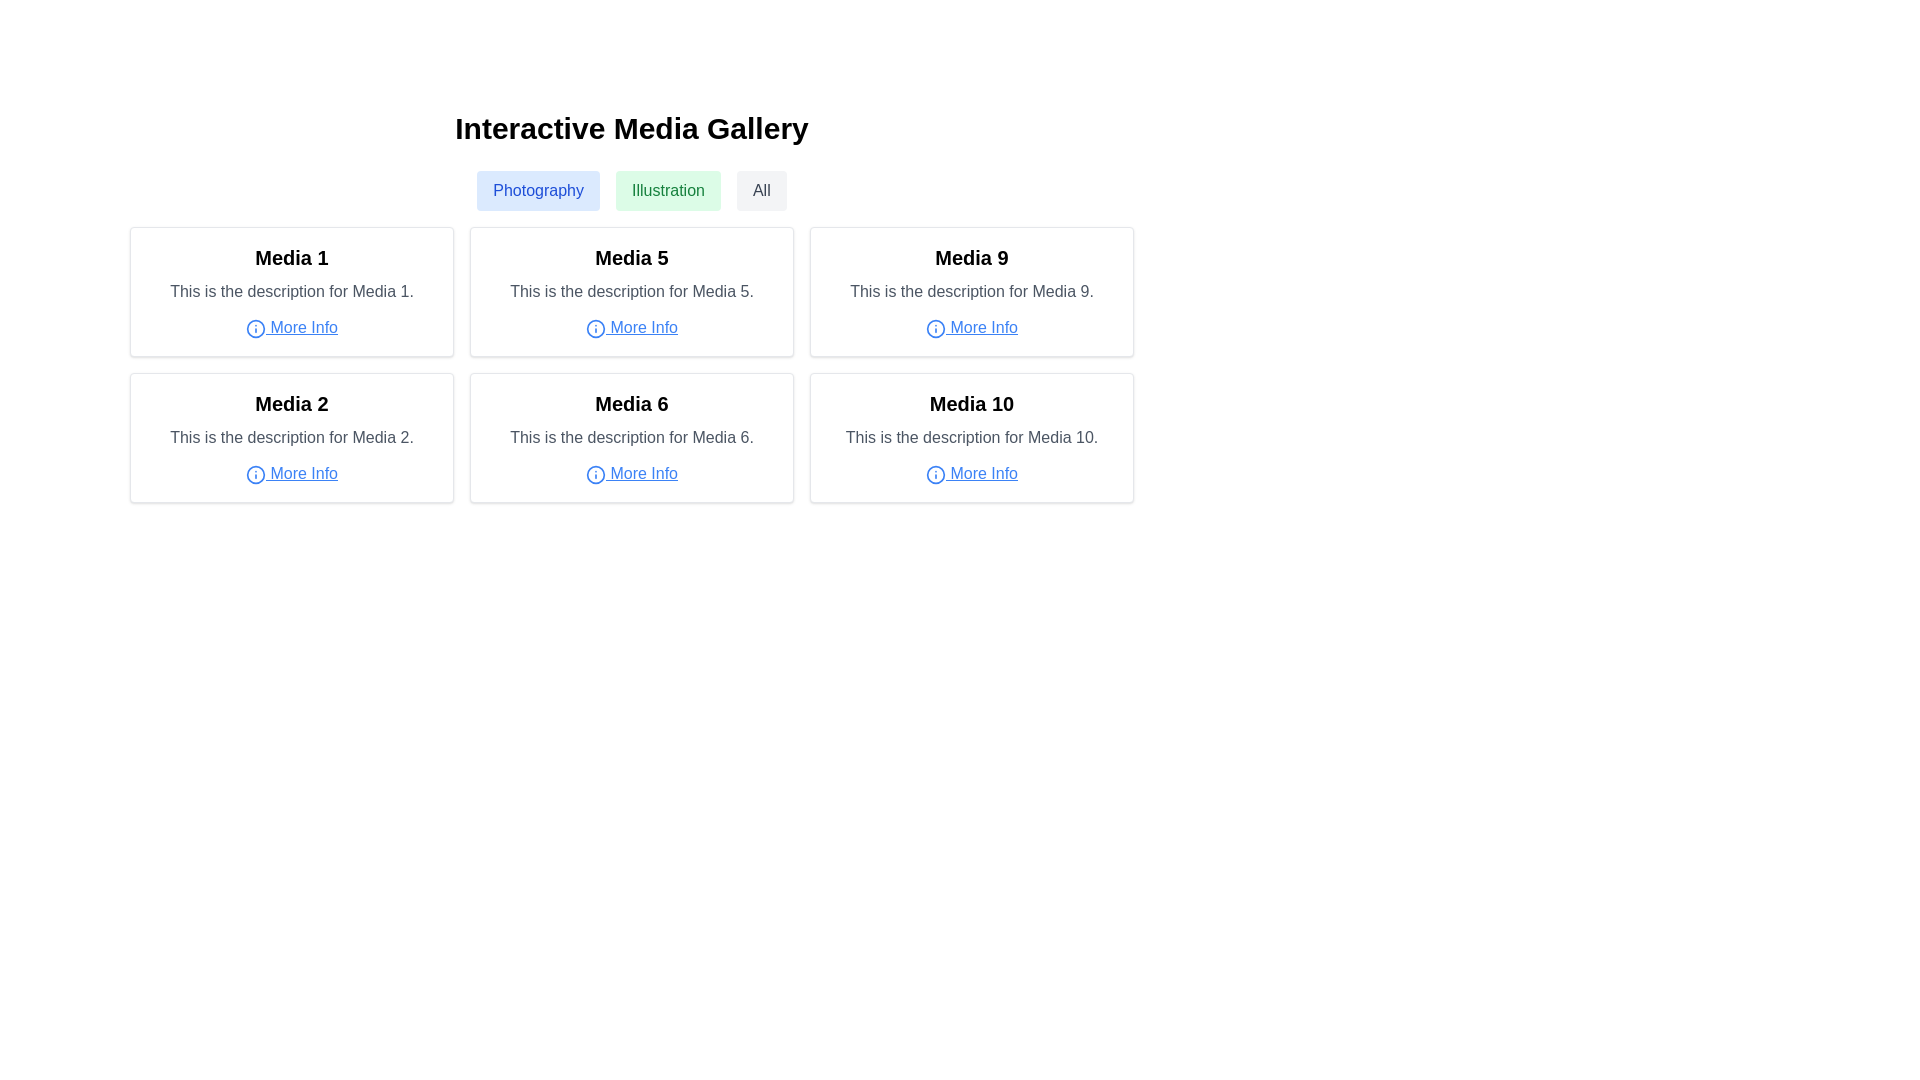 The image size is (1920, 1080). What do you see at coordinates (631, 437) in the screenshot?
I see `the link within the card located in the center-right section of the grid layout, specifically in the second row and second column` at bounding box center [631, 437].